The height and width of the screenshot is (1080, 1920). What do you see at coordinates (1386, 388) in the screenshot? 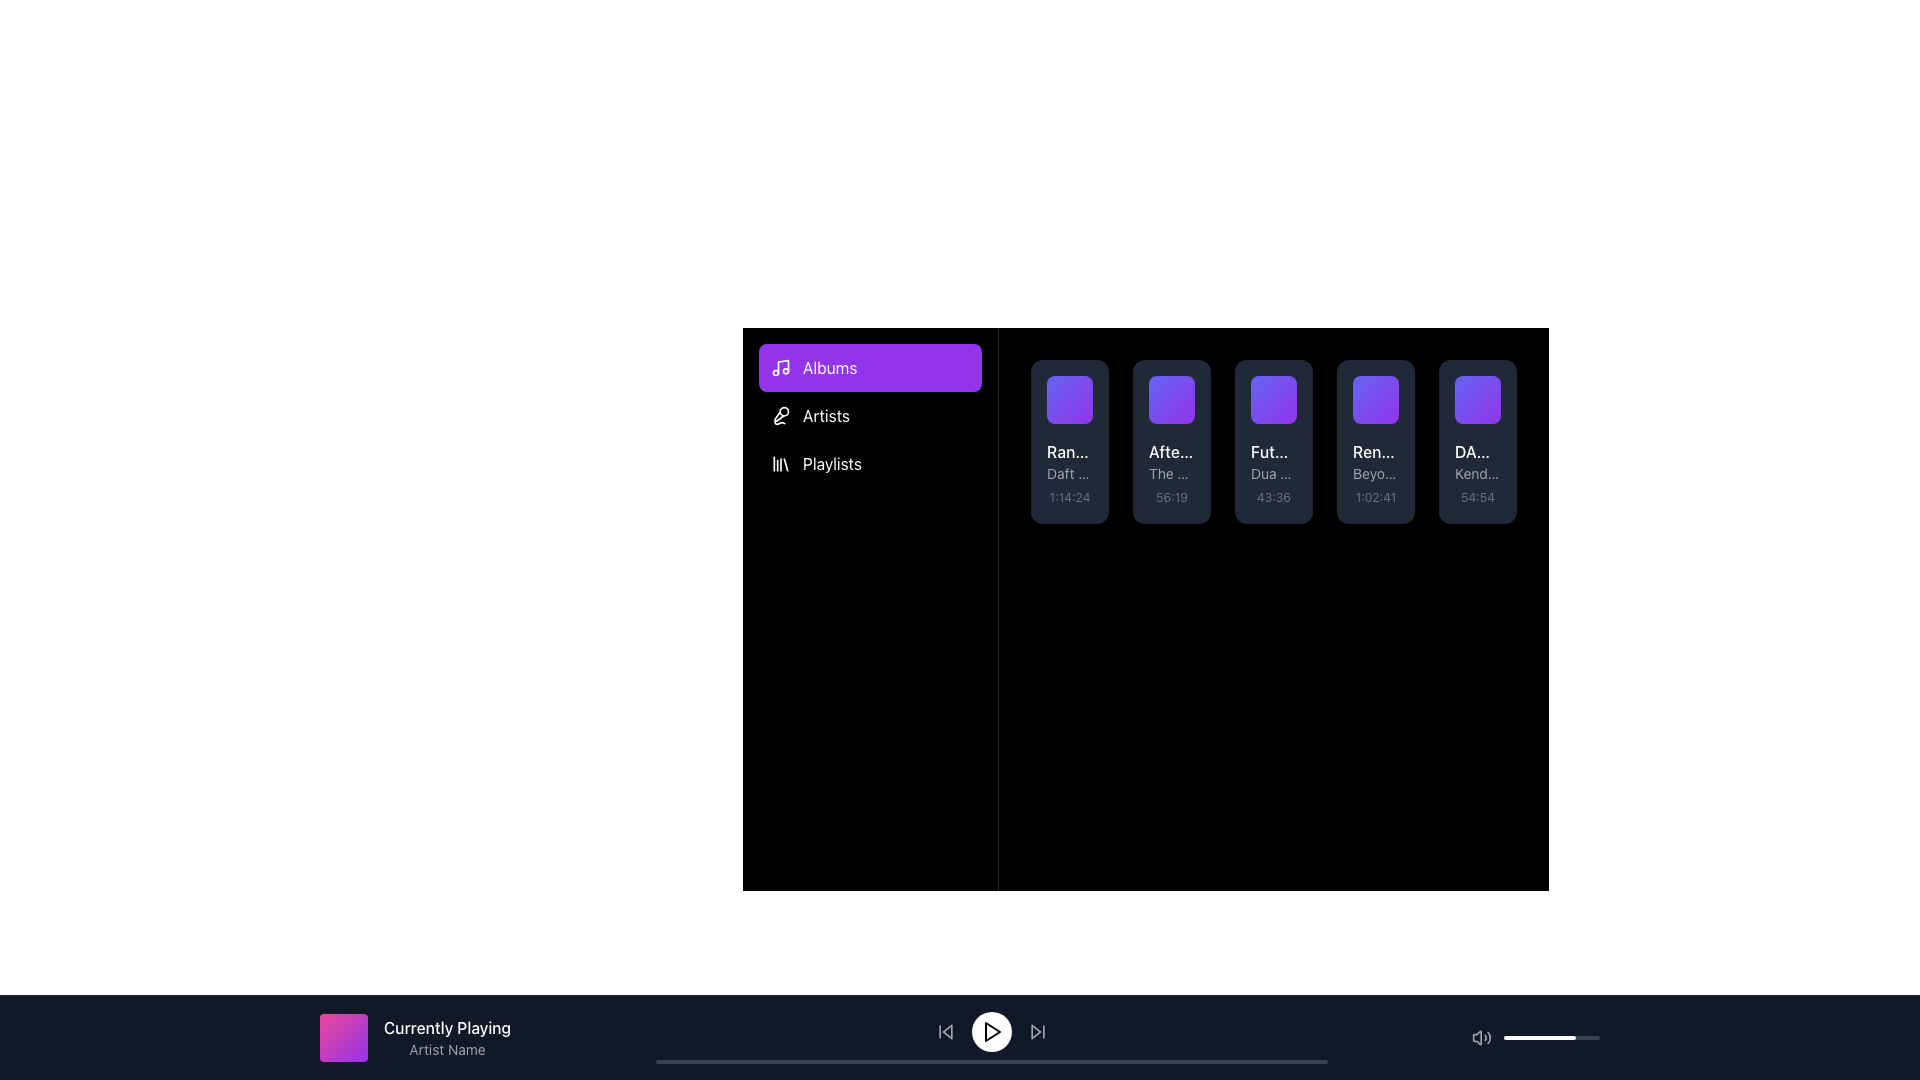
I see `the heart-shaped vector graphic icon in the center of the fourth album card to mark it as favorite` at bounding box center [1386, 388].